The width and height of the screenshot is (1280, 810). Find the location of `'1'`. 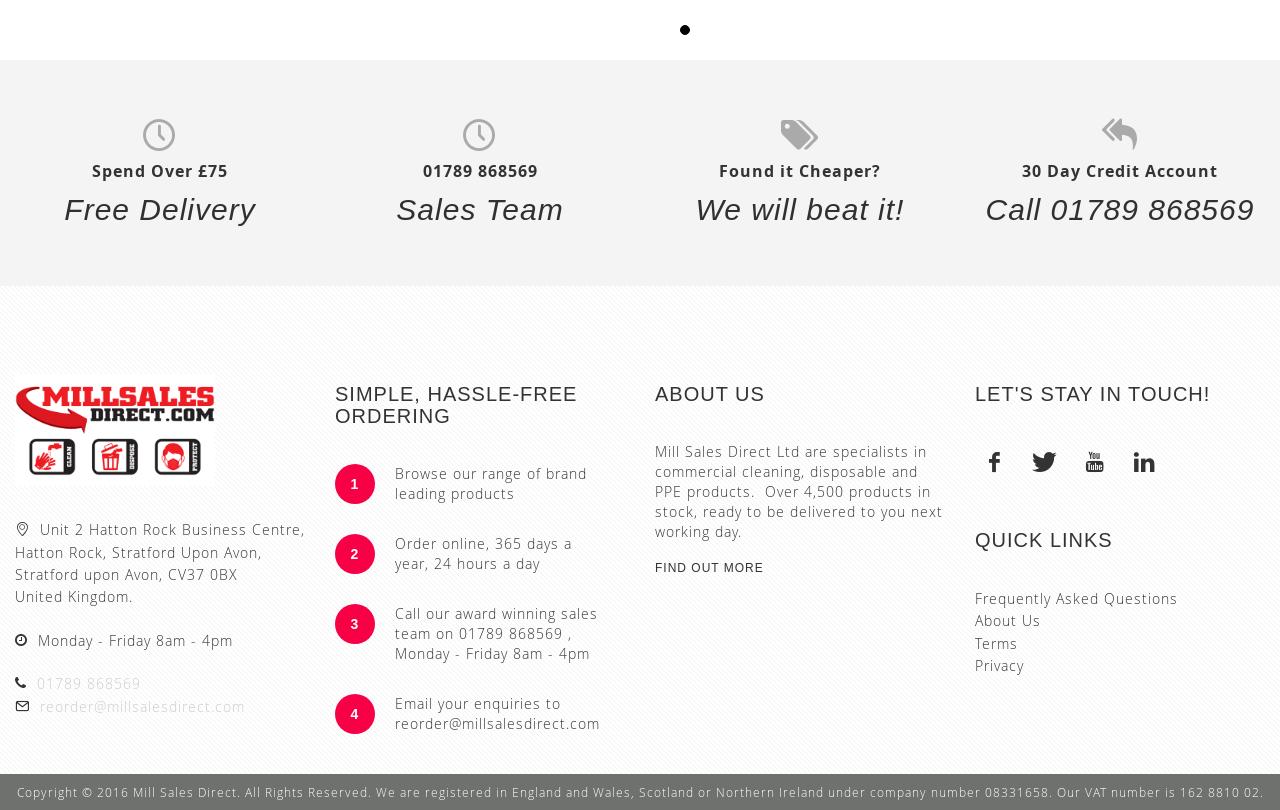

'1' is located at coordinates (354, 483).